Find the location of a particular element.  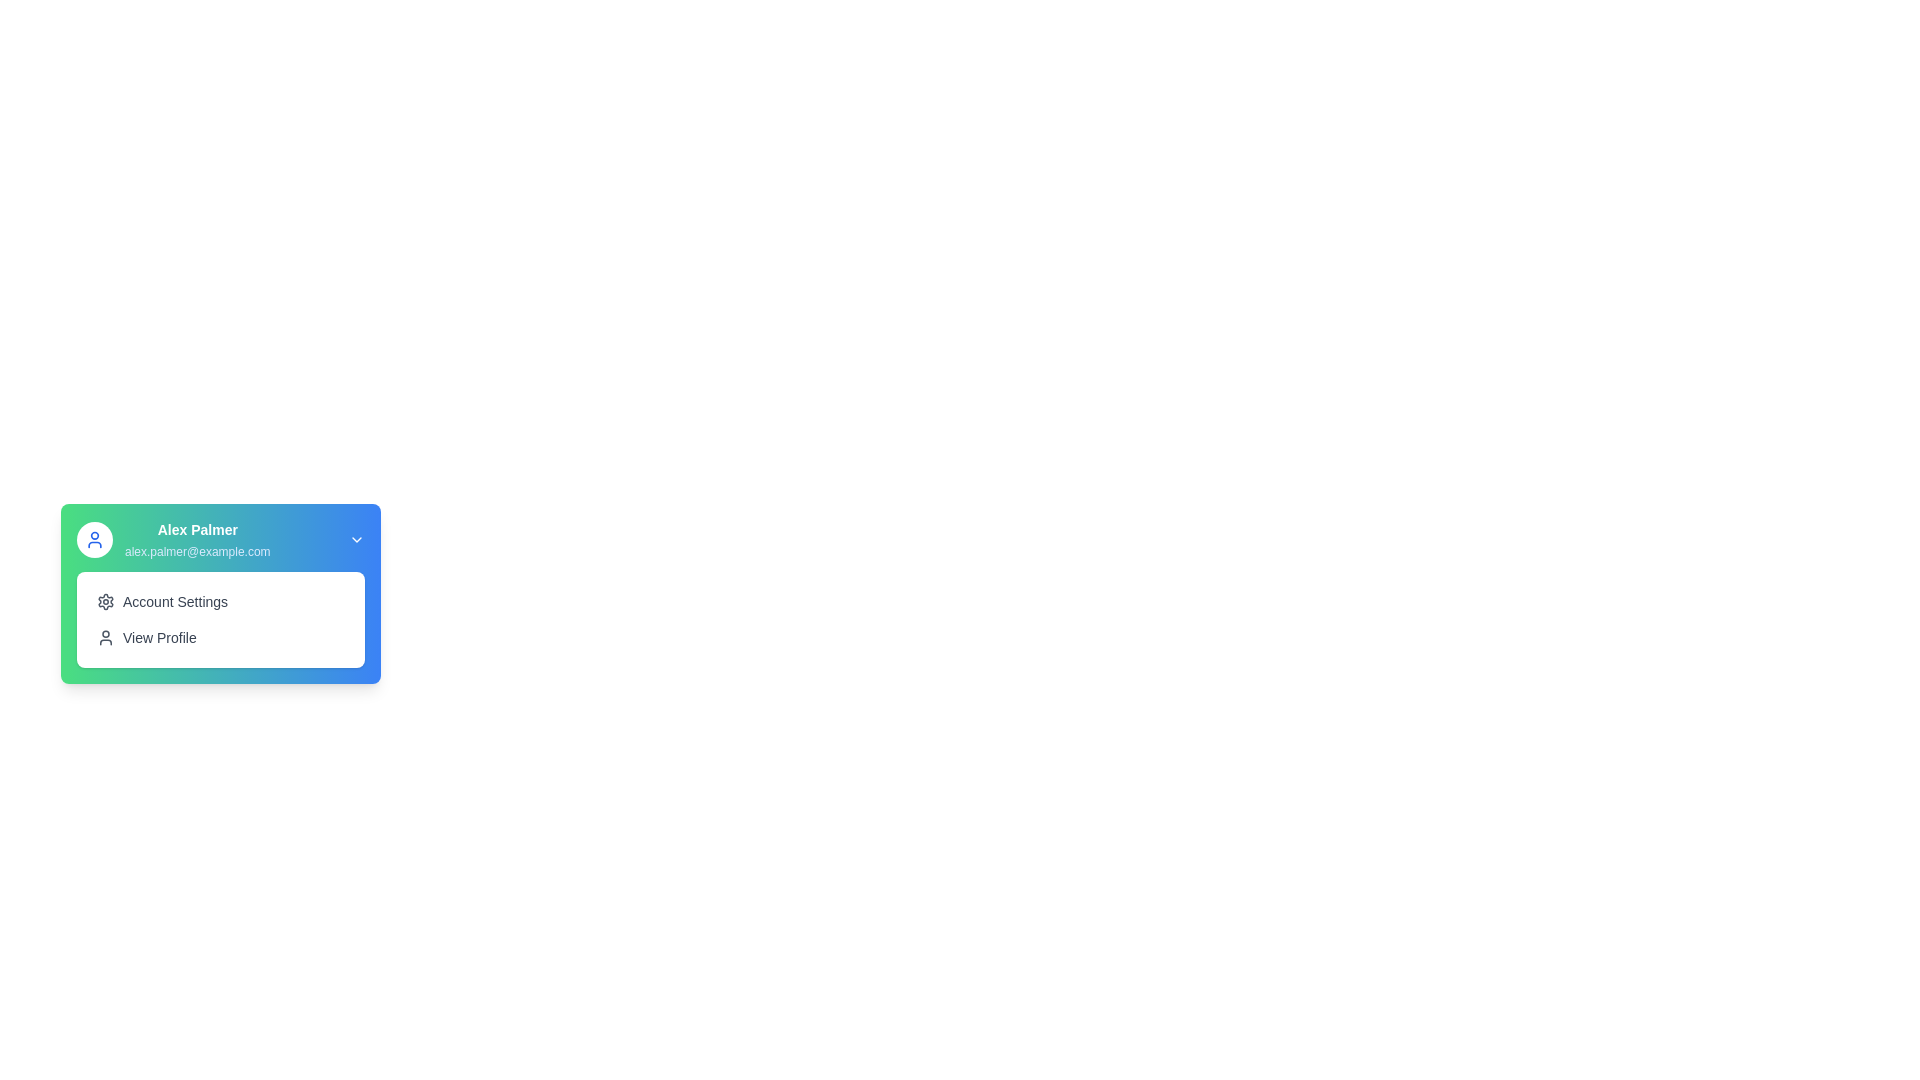

the Clickable user information overview is located at coordinates (220, 540).